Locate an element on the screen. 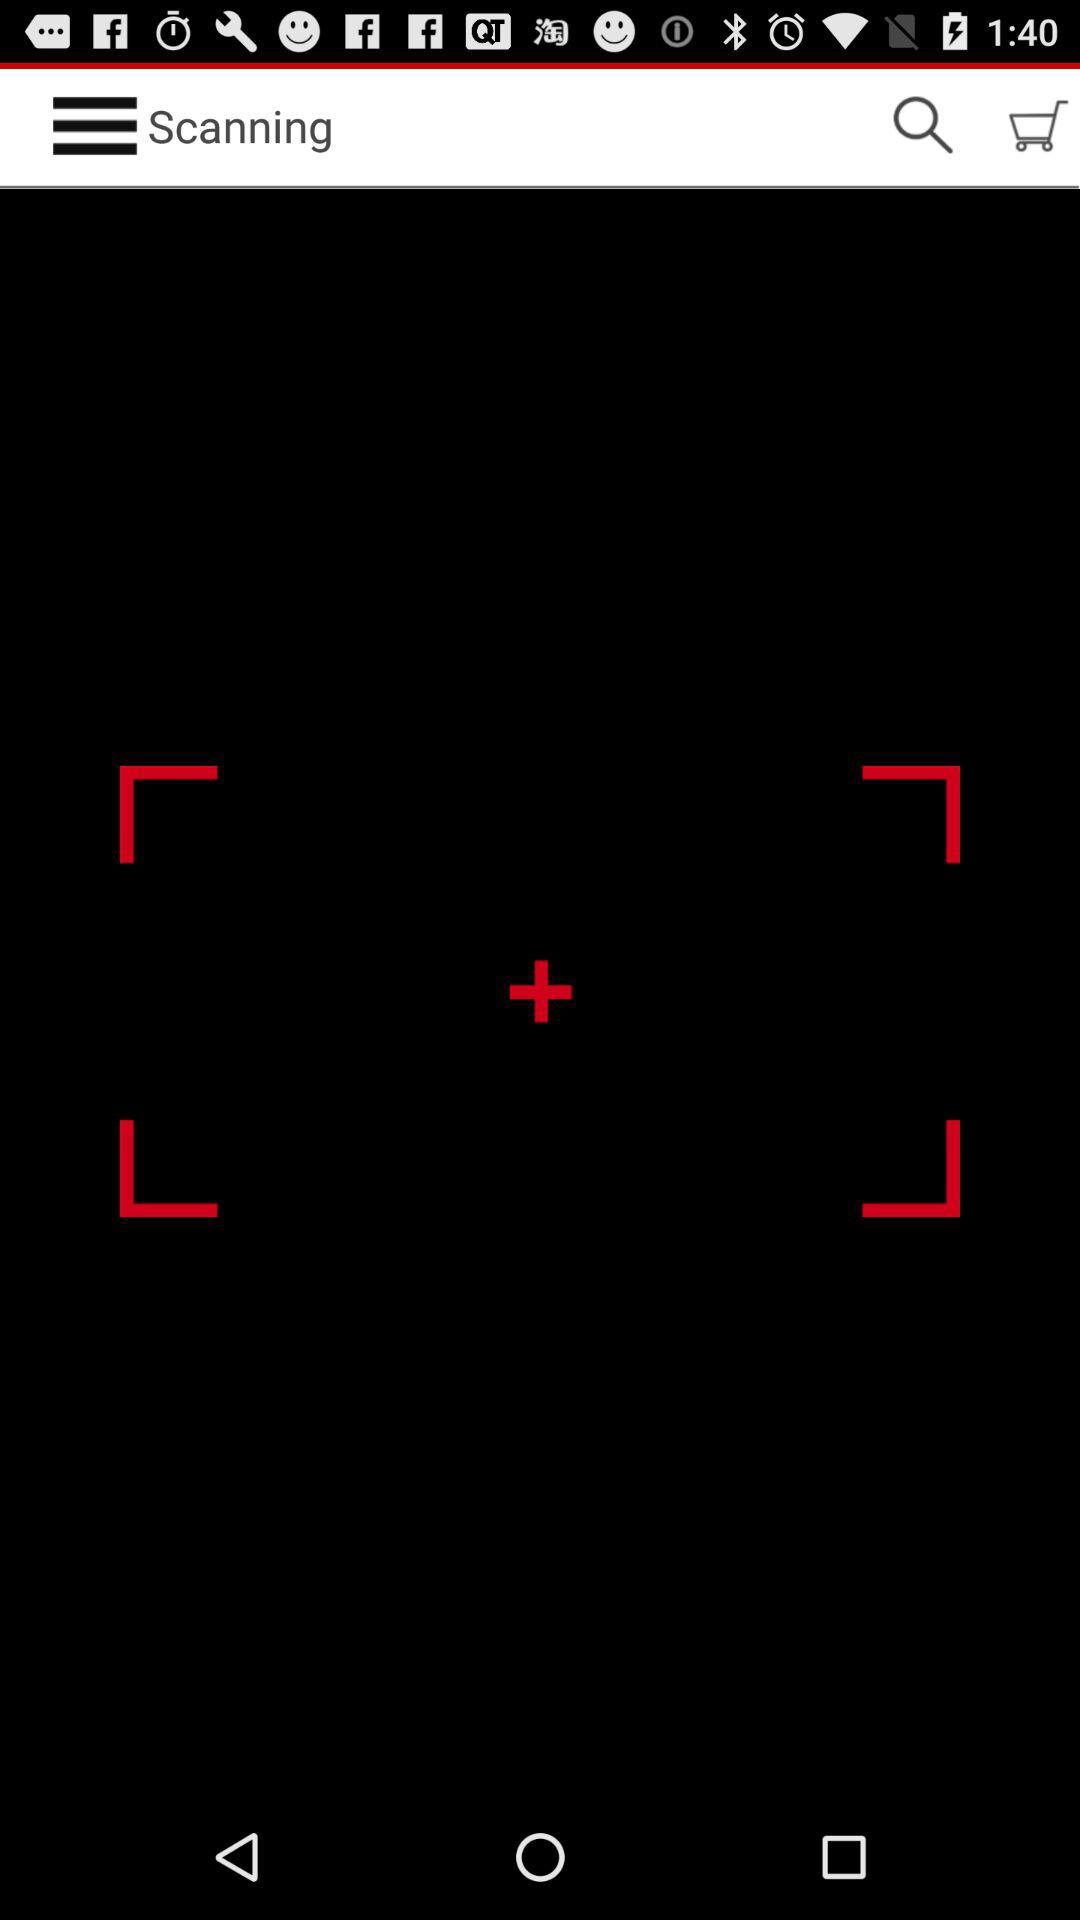  the app to the right of scanning is located at coordinates (922, 124).